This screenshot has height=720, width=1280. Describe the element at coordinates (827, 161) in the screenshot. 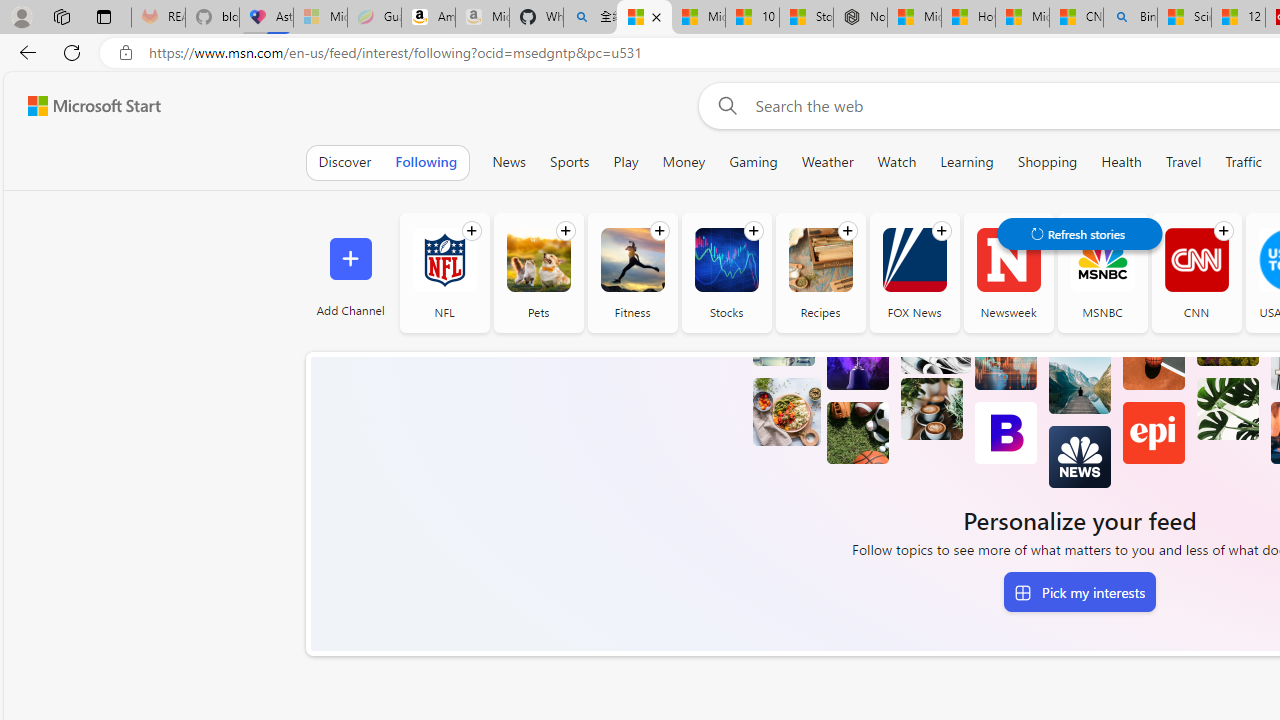

I see `'Weather'` at that location.